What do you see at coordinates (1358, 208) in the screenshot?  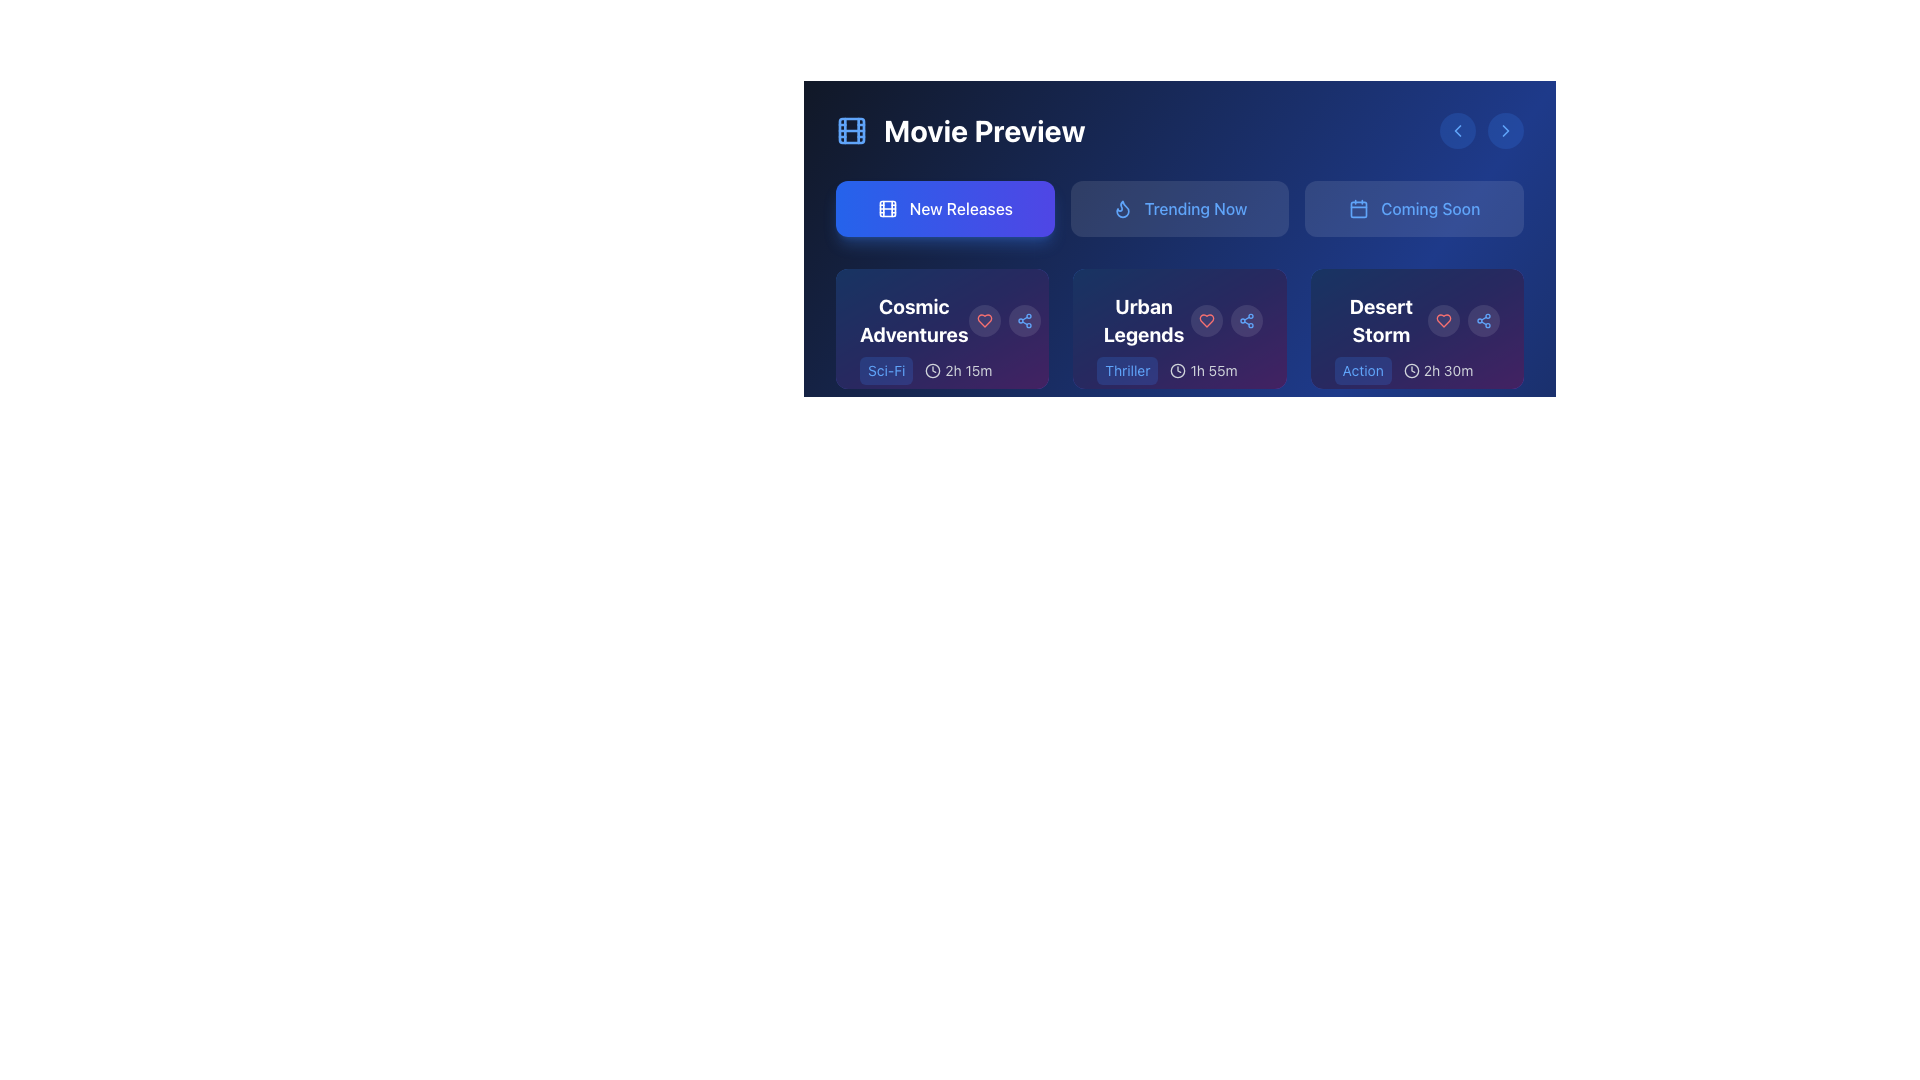 I see `the 'Coming Soon' button, which contains the icon representing upcoming events or content, located at the right-hand side of the top section of the interface` at bounding box center [1358, 208].